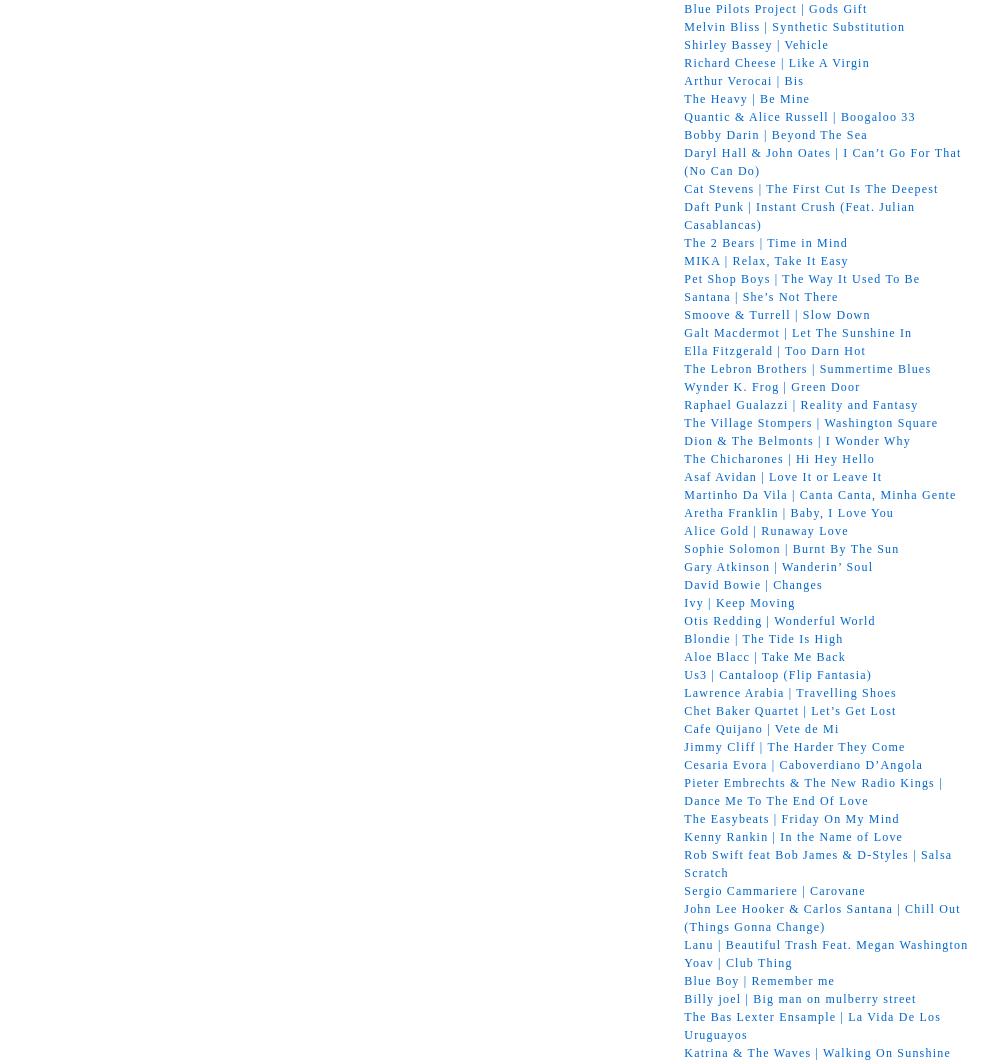  I want to click on 'Otis Redding | Wonderful World', so click(779, 619).